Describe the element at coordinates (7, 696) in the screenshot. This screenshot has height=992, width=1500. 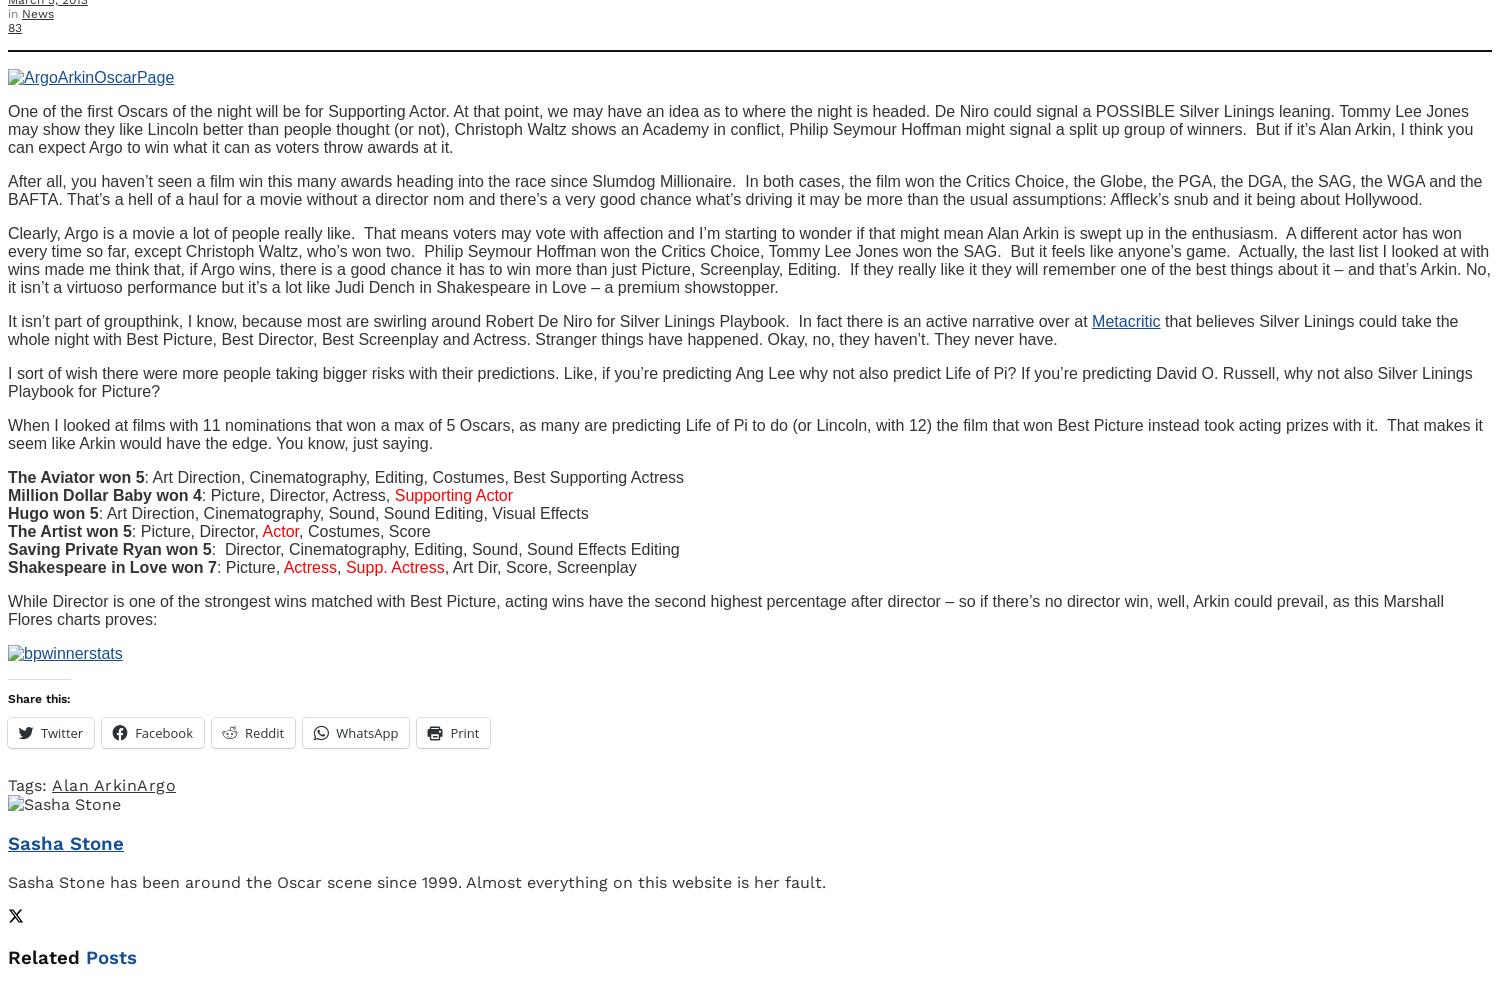
I see `'Share this:'` at that location.